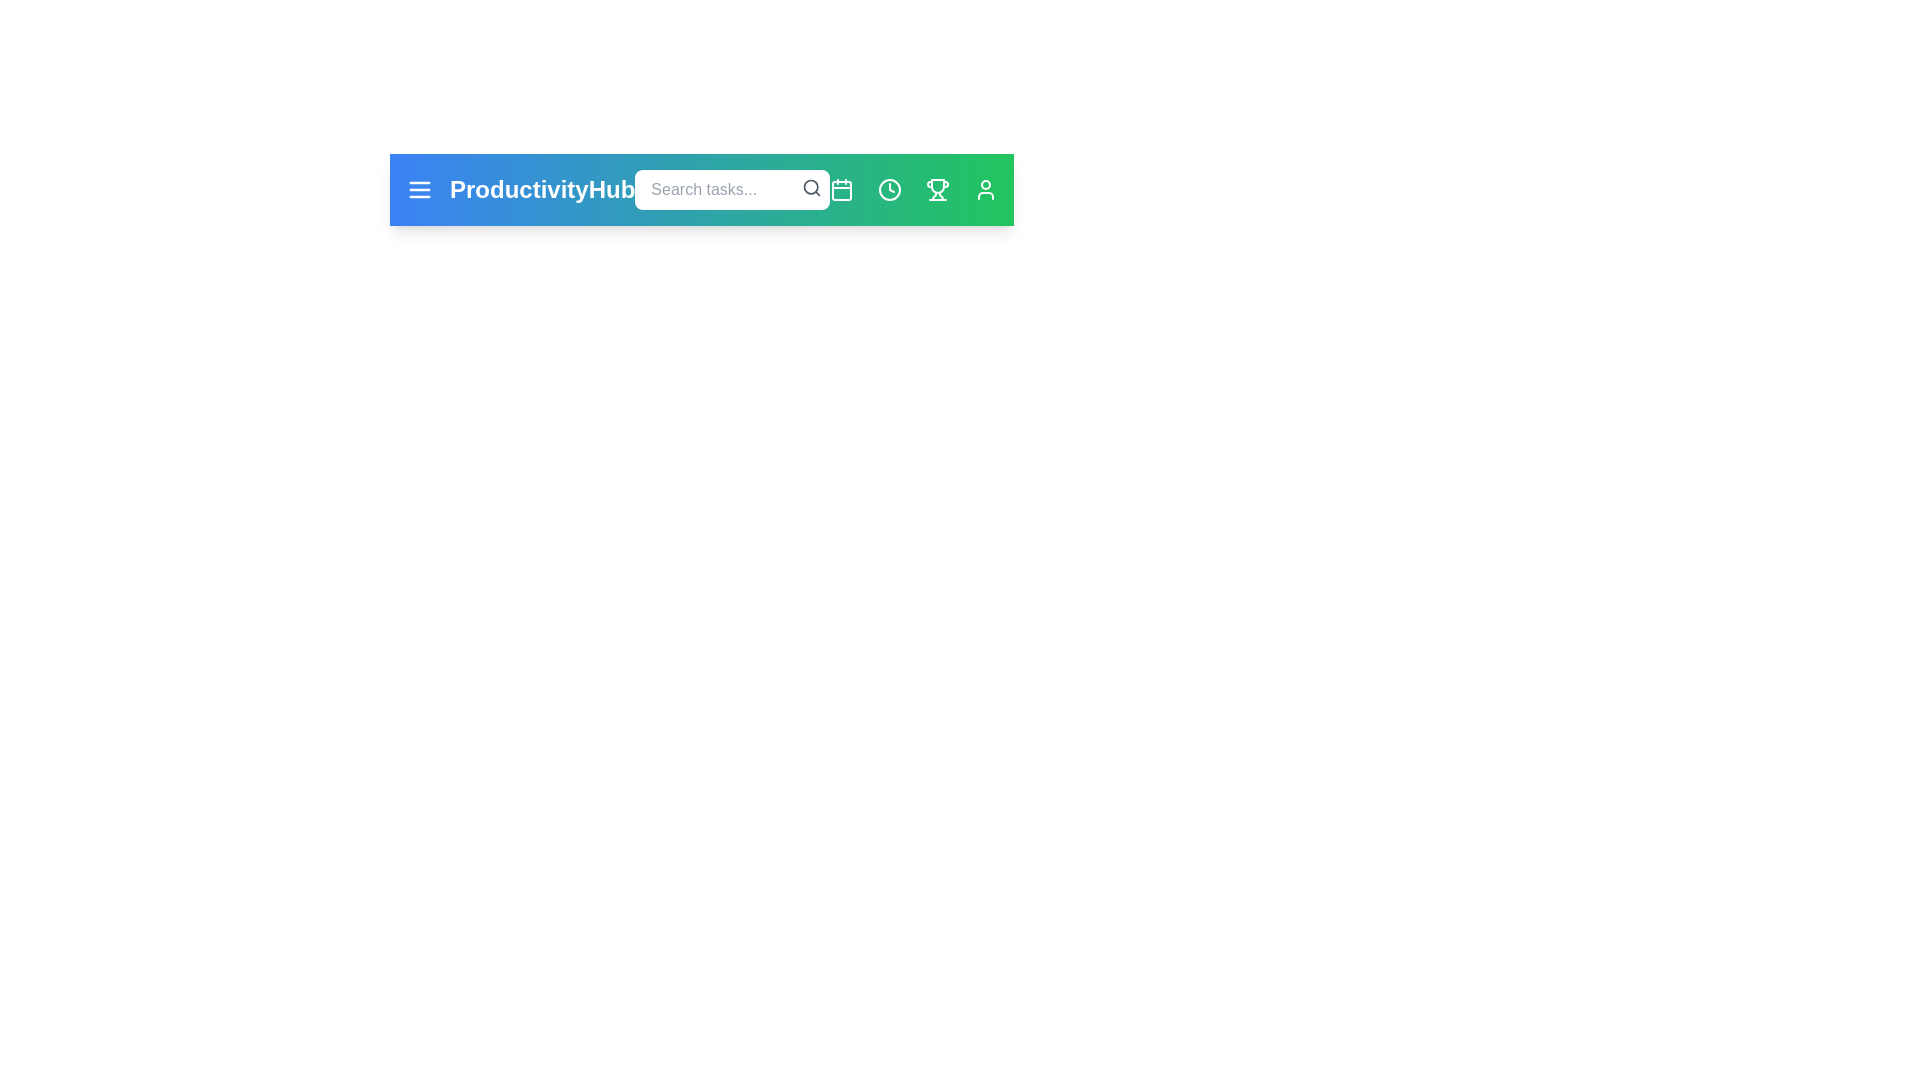 This screenshot has width=1920, height=1080. What do you see at coordinates (841, 189) in the screenshot?
I see `the calendar icon to access the calendar view` at bounding box center [841, 189].